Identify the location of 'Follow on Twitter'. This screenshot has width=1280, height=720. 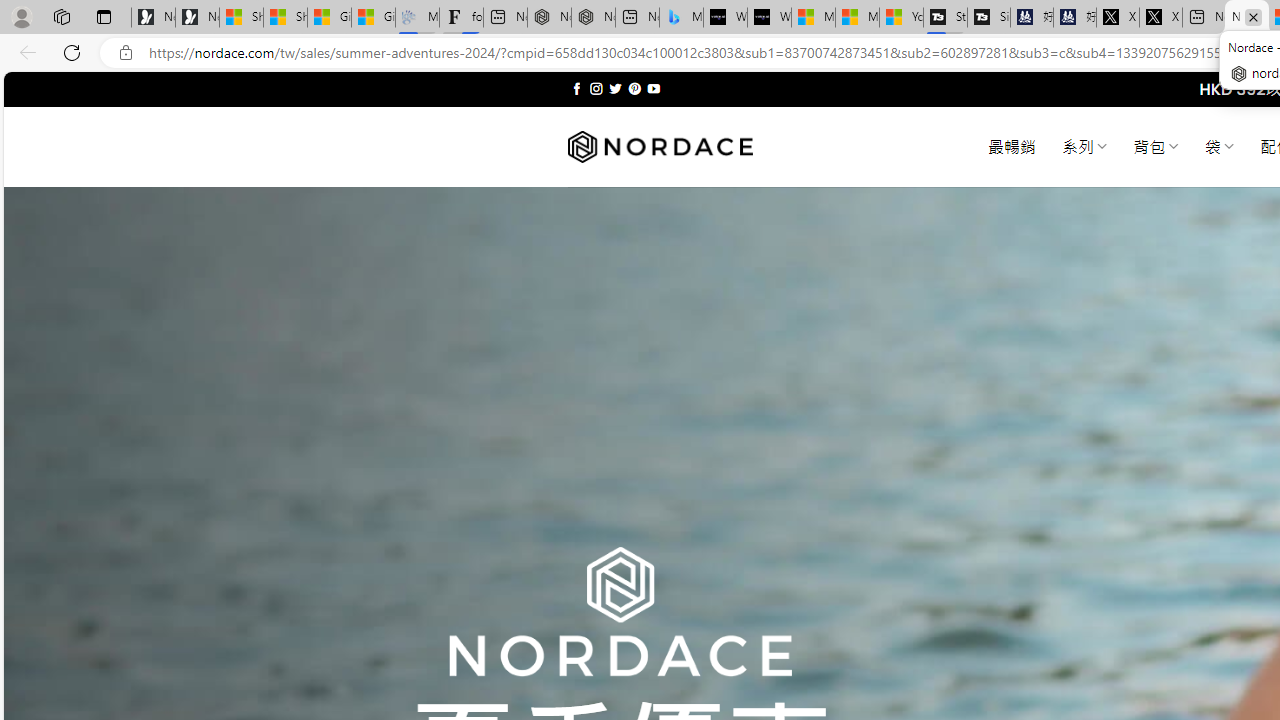
(614, 88).